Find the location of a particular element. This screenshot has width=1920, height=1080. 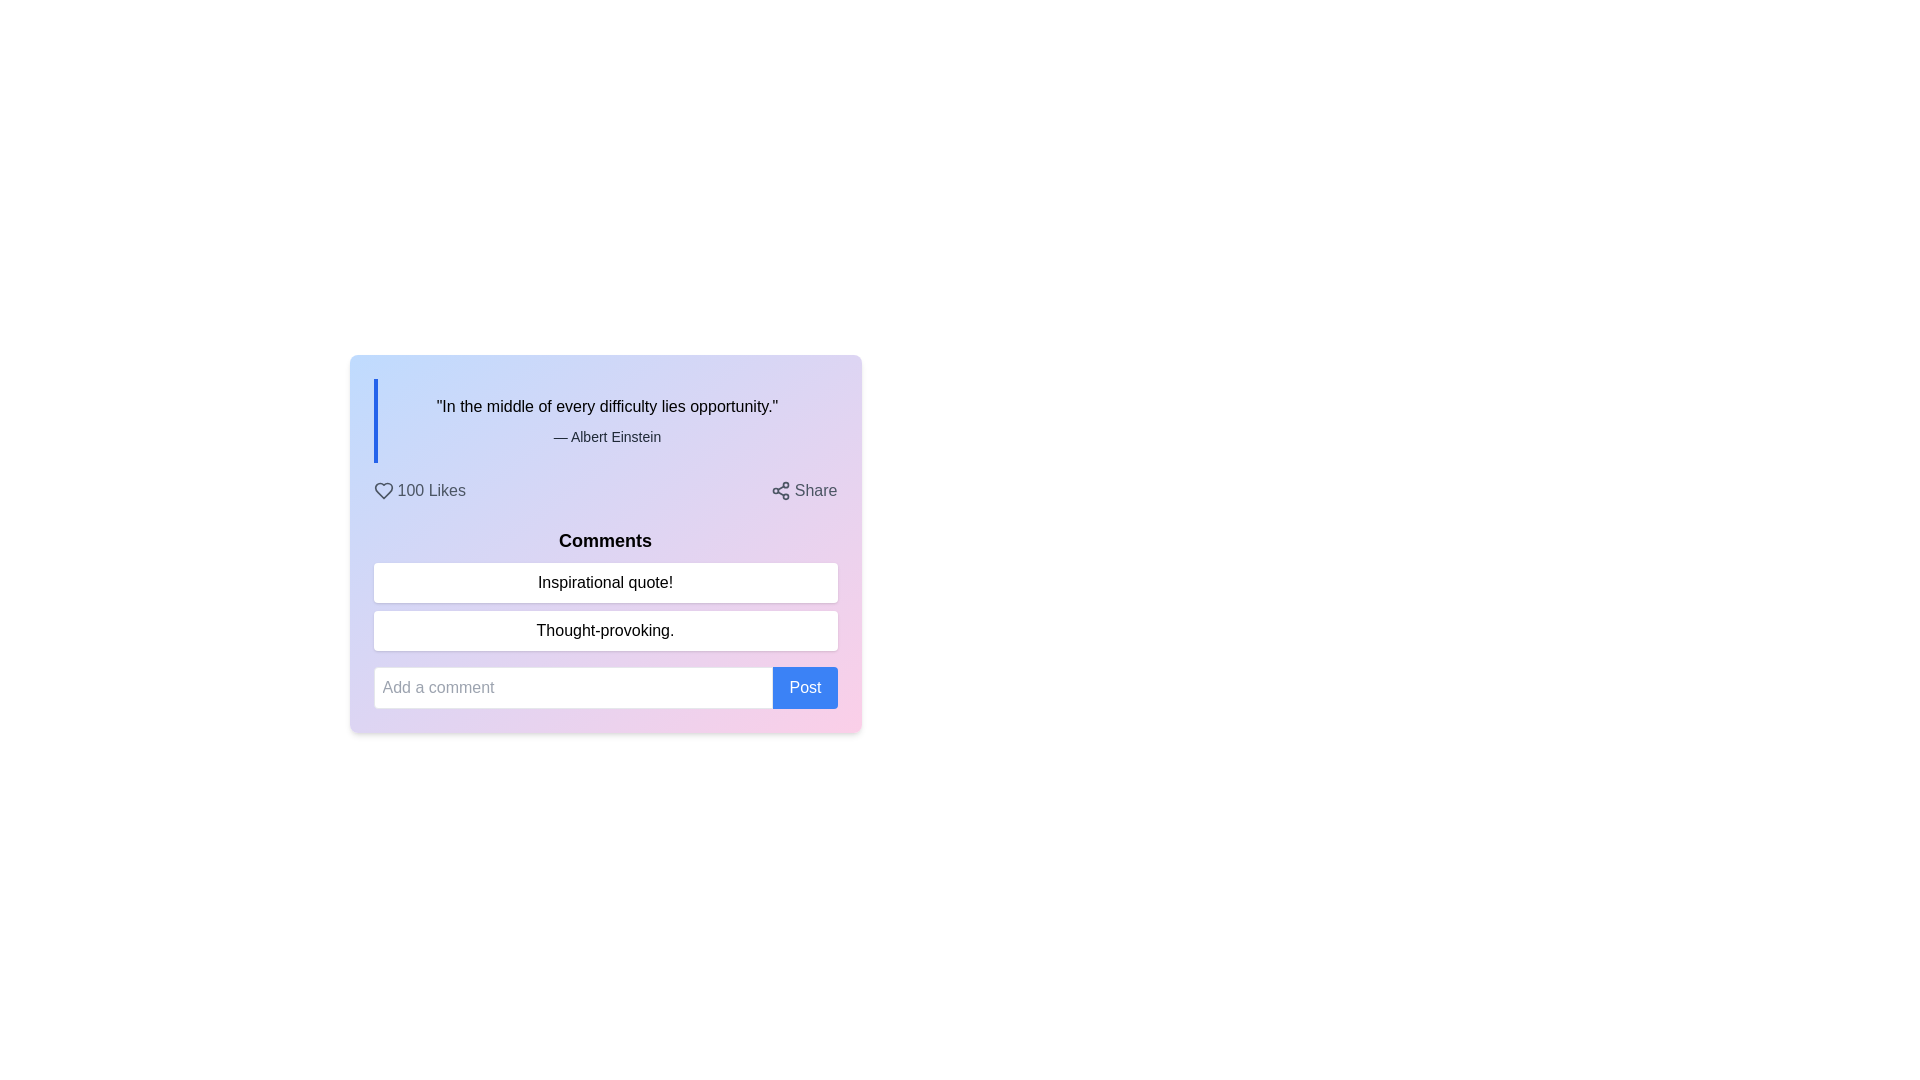

the '100 Likes' interactive text with a heart-shaped icon to change its color to red is located at coordinates (418, 490).